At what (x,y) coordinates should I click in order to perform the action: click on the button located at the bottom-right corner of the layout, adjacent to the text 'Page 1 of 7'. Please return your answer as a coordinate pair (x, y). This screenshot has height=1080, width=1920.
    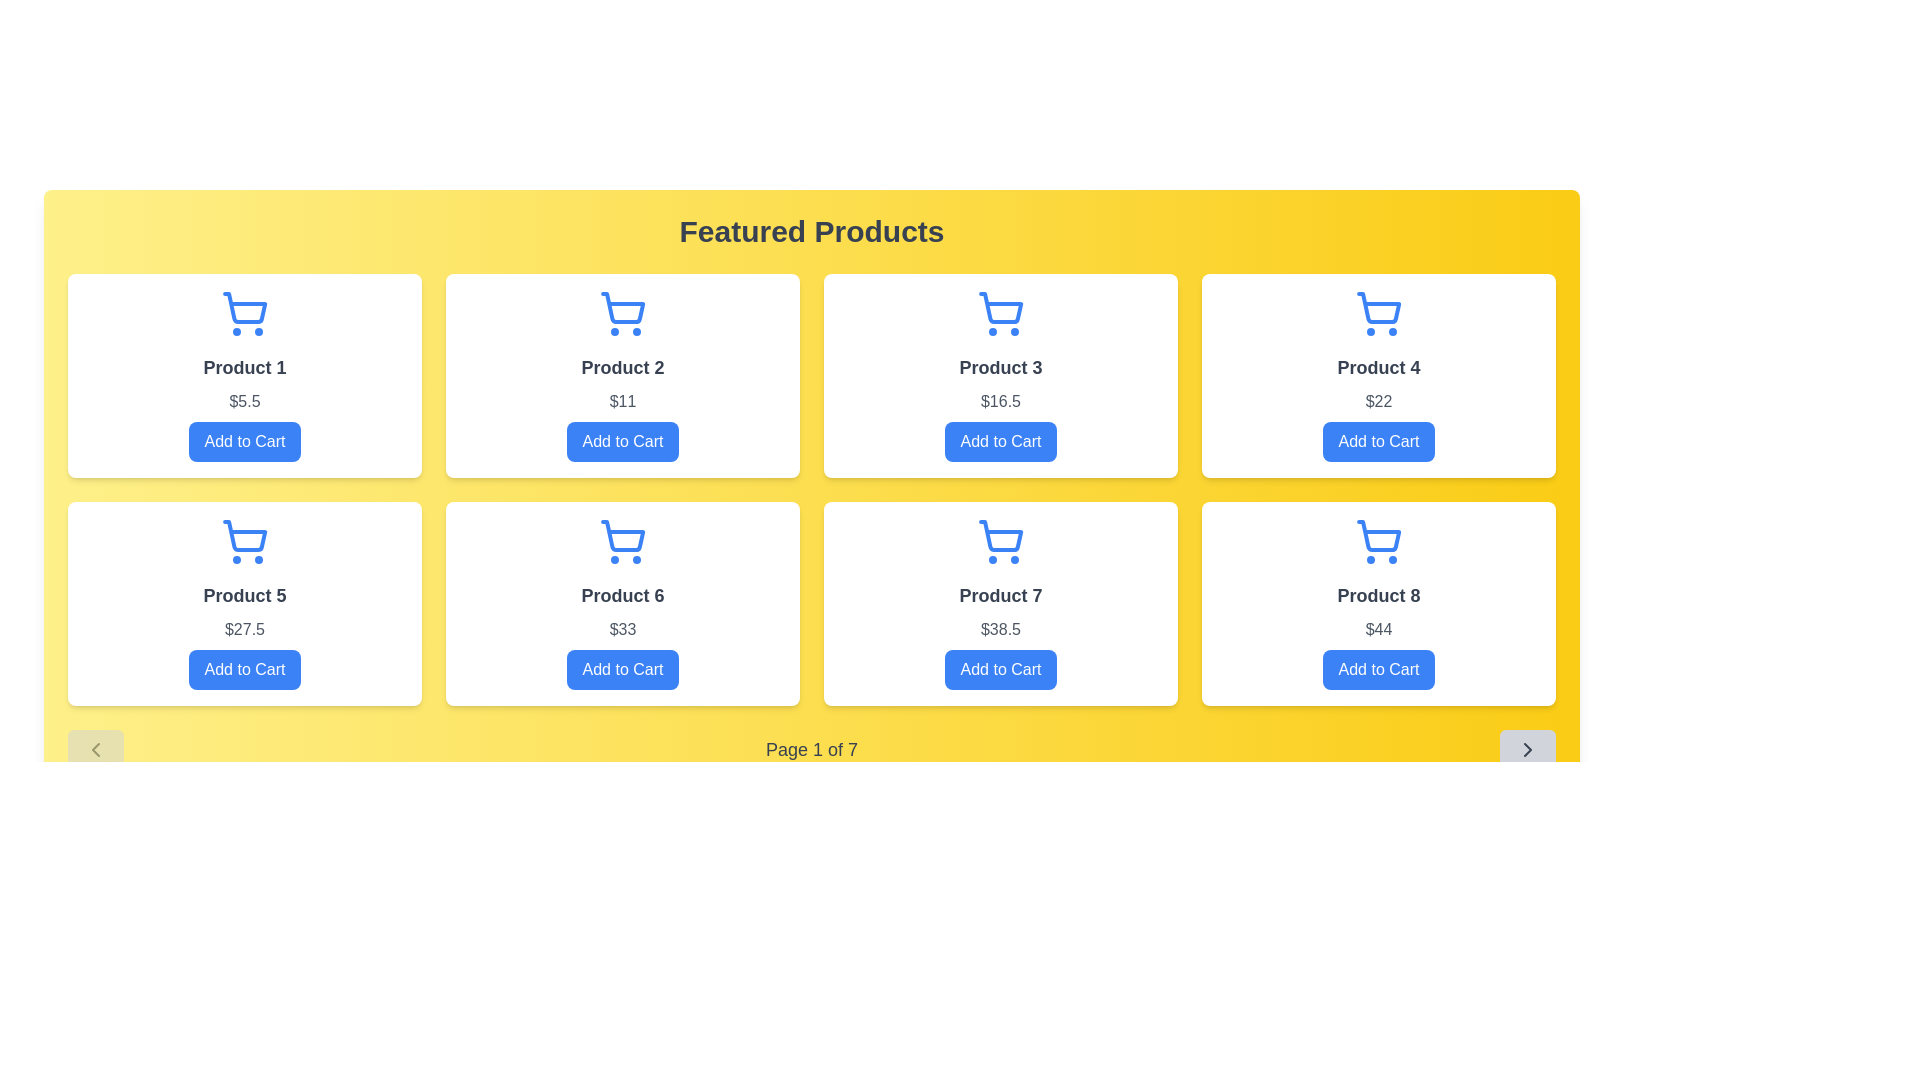
    Looking at the image, I should click on (1526, 749).